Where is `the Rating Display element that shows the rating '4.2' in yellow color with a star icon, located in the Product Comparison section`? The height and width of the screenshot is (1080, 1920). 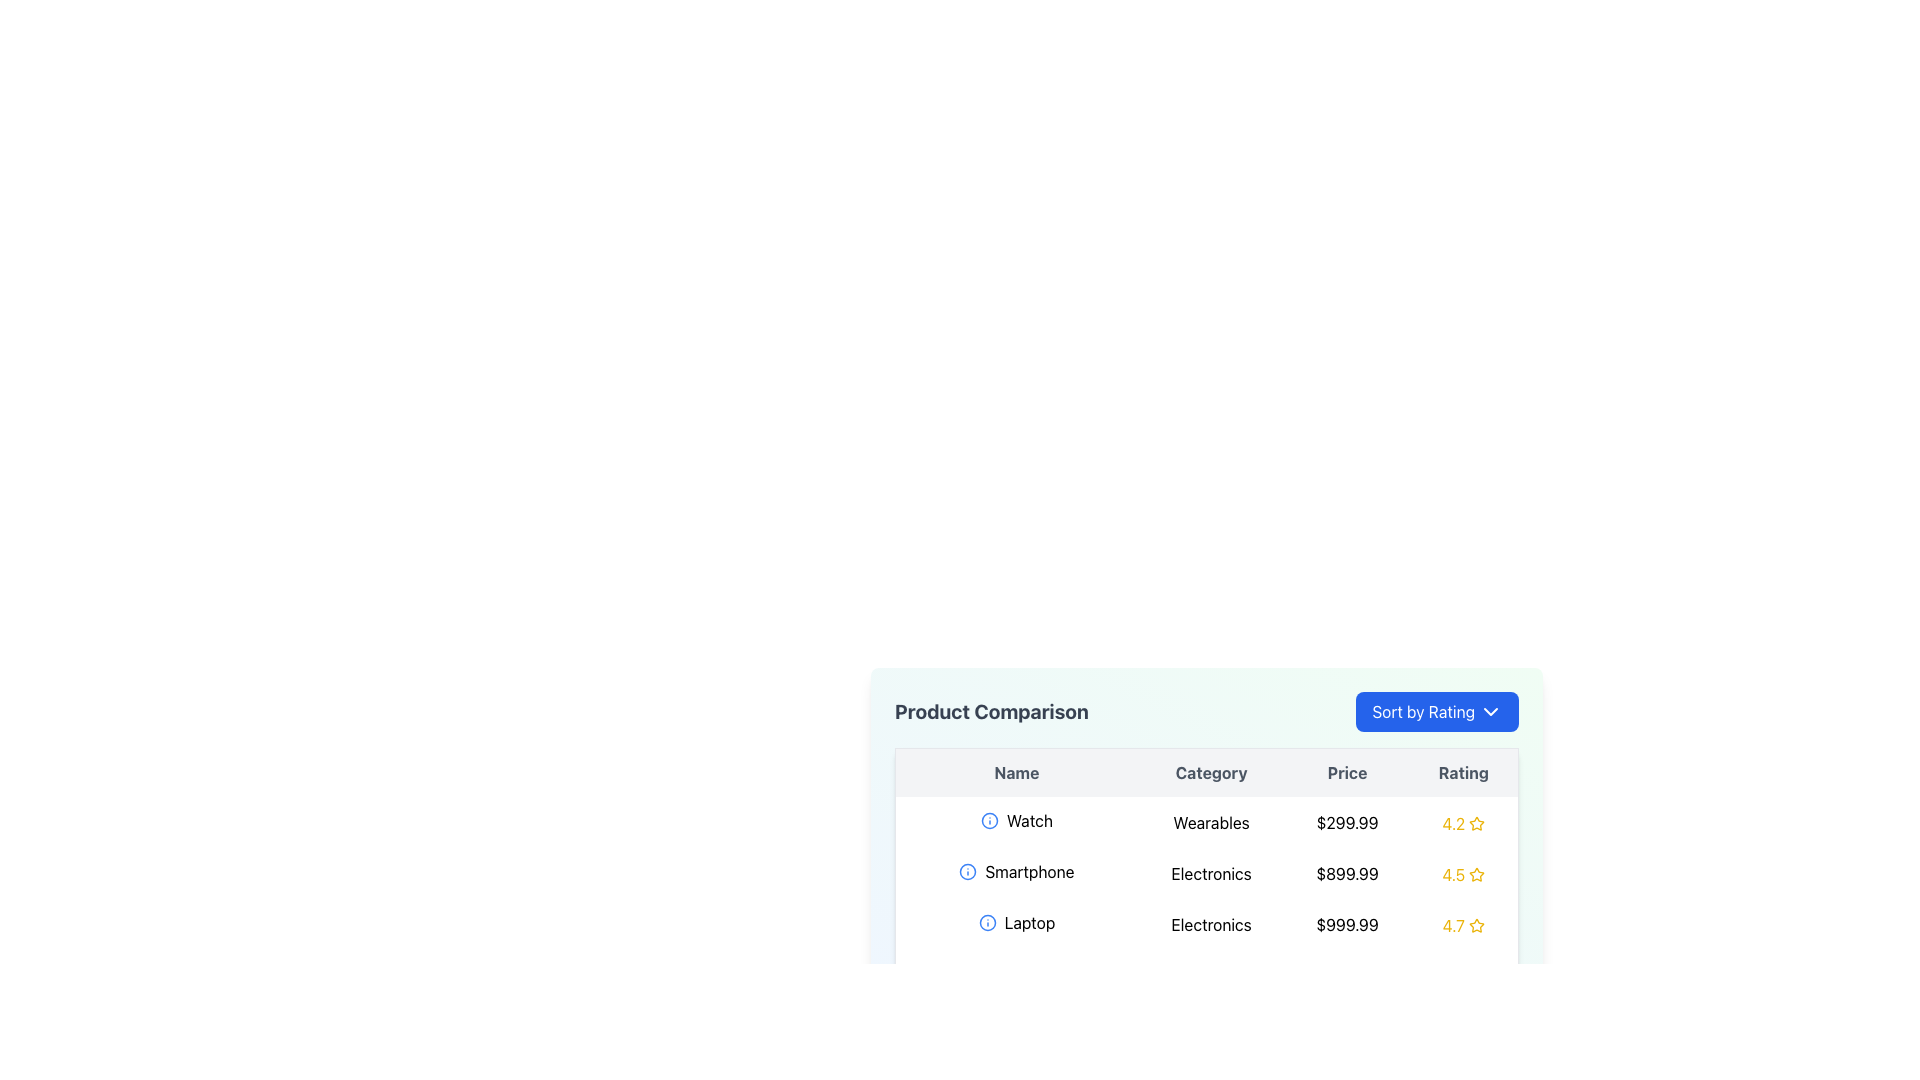
the Rating Display element that shows the rating '4.2' in yellow color with a star icon, located in the Product Comparison section is located at coordinates (1463, 824).